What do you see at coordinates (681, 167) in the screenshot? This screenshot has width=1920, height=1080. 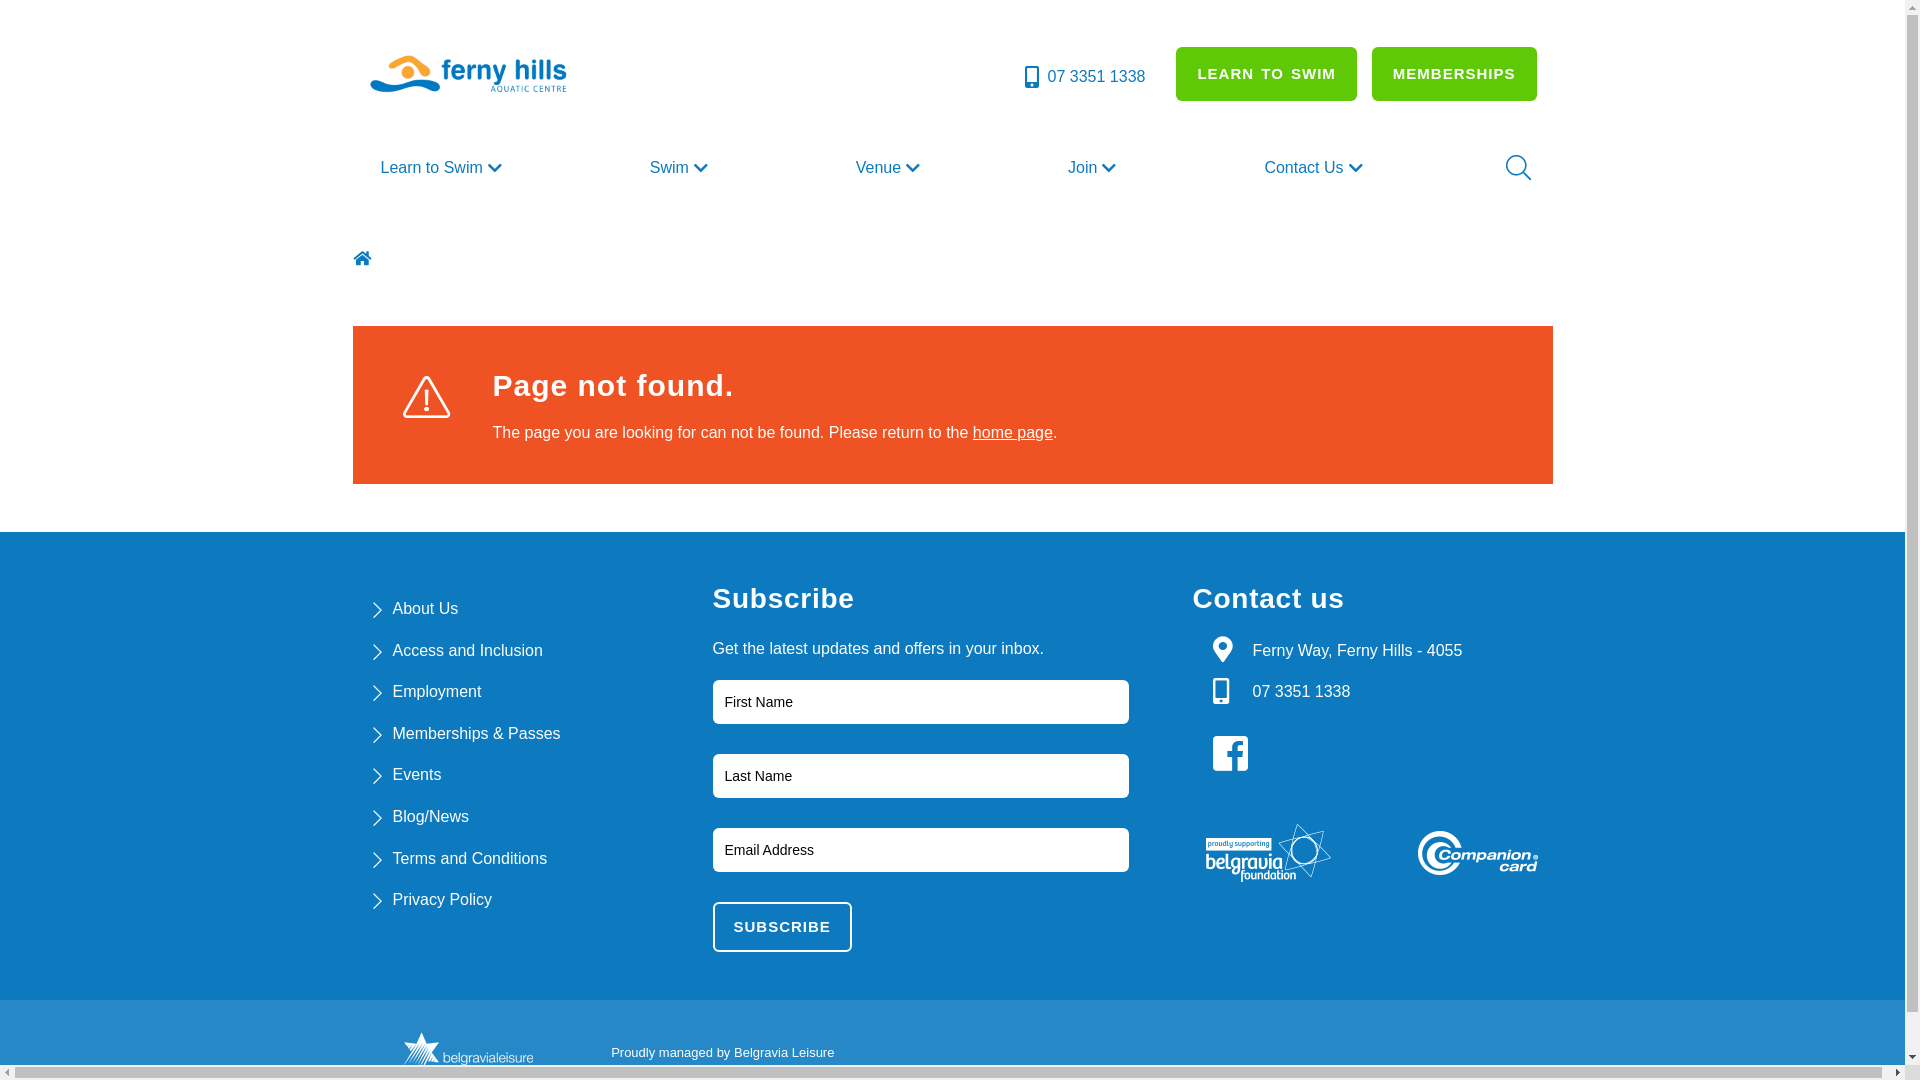 I see `'Swim'` at bounding box center [681, 167].